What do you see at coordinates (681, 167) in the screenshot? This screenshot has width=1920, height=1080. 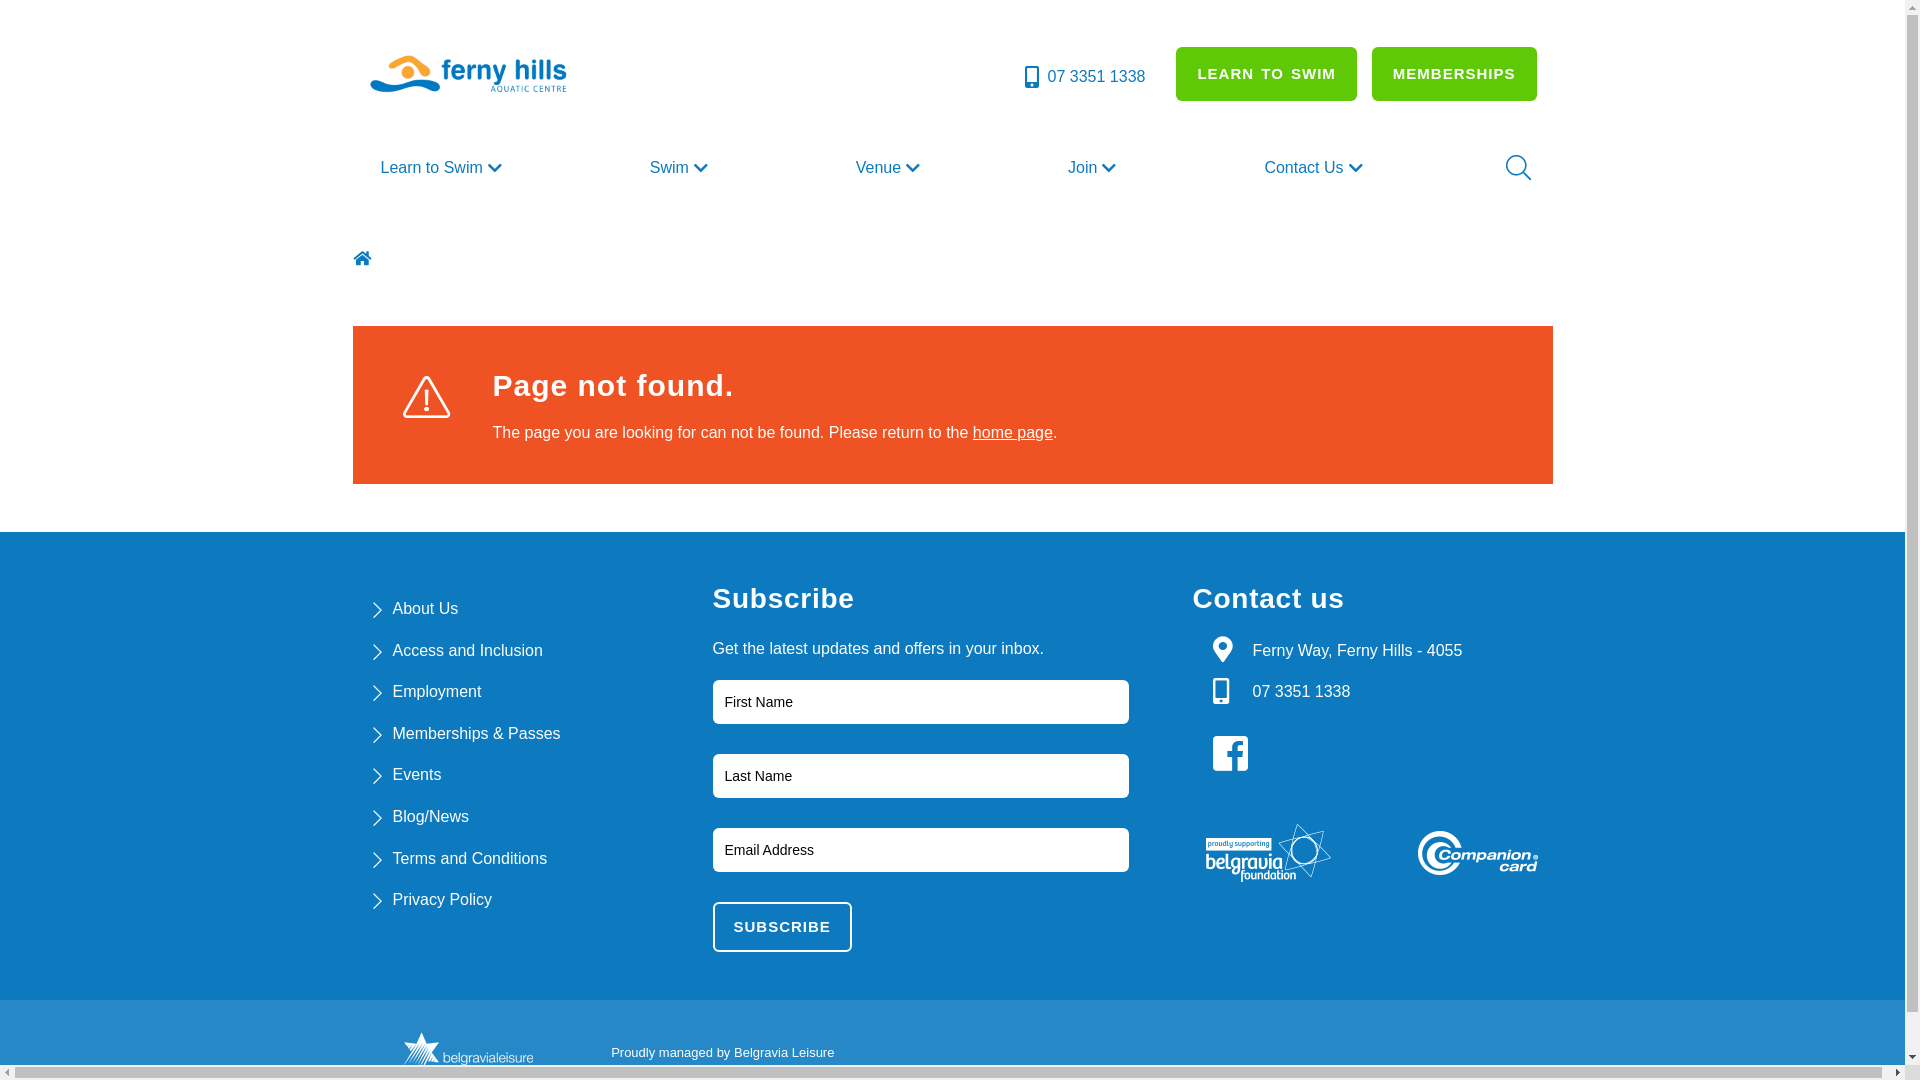 I see `'Swim'` at bounding box center [681, 167].